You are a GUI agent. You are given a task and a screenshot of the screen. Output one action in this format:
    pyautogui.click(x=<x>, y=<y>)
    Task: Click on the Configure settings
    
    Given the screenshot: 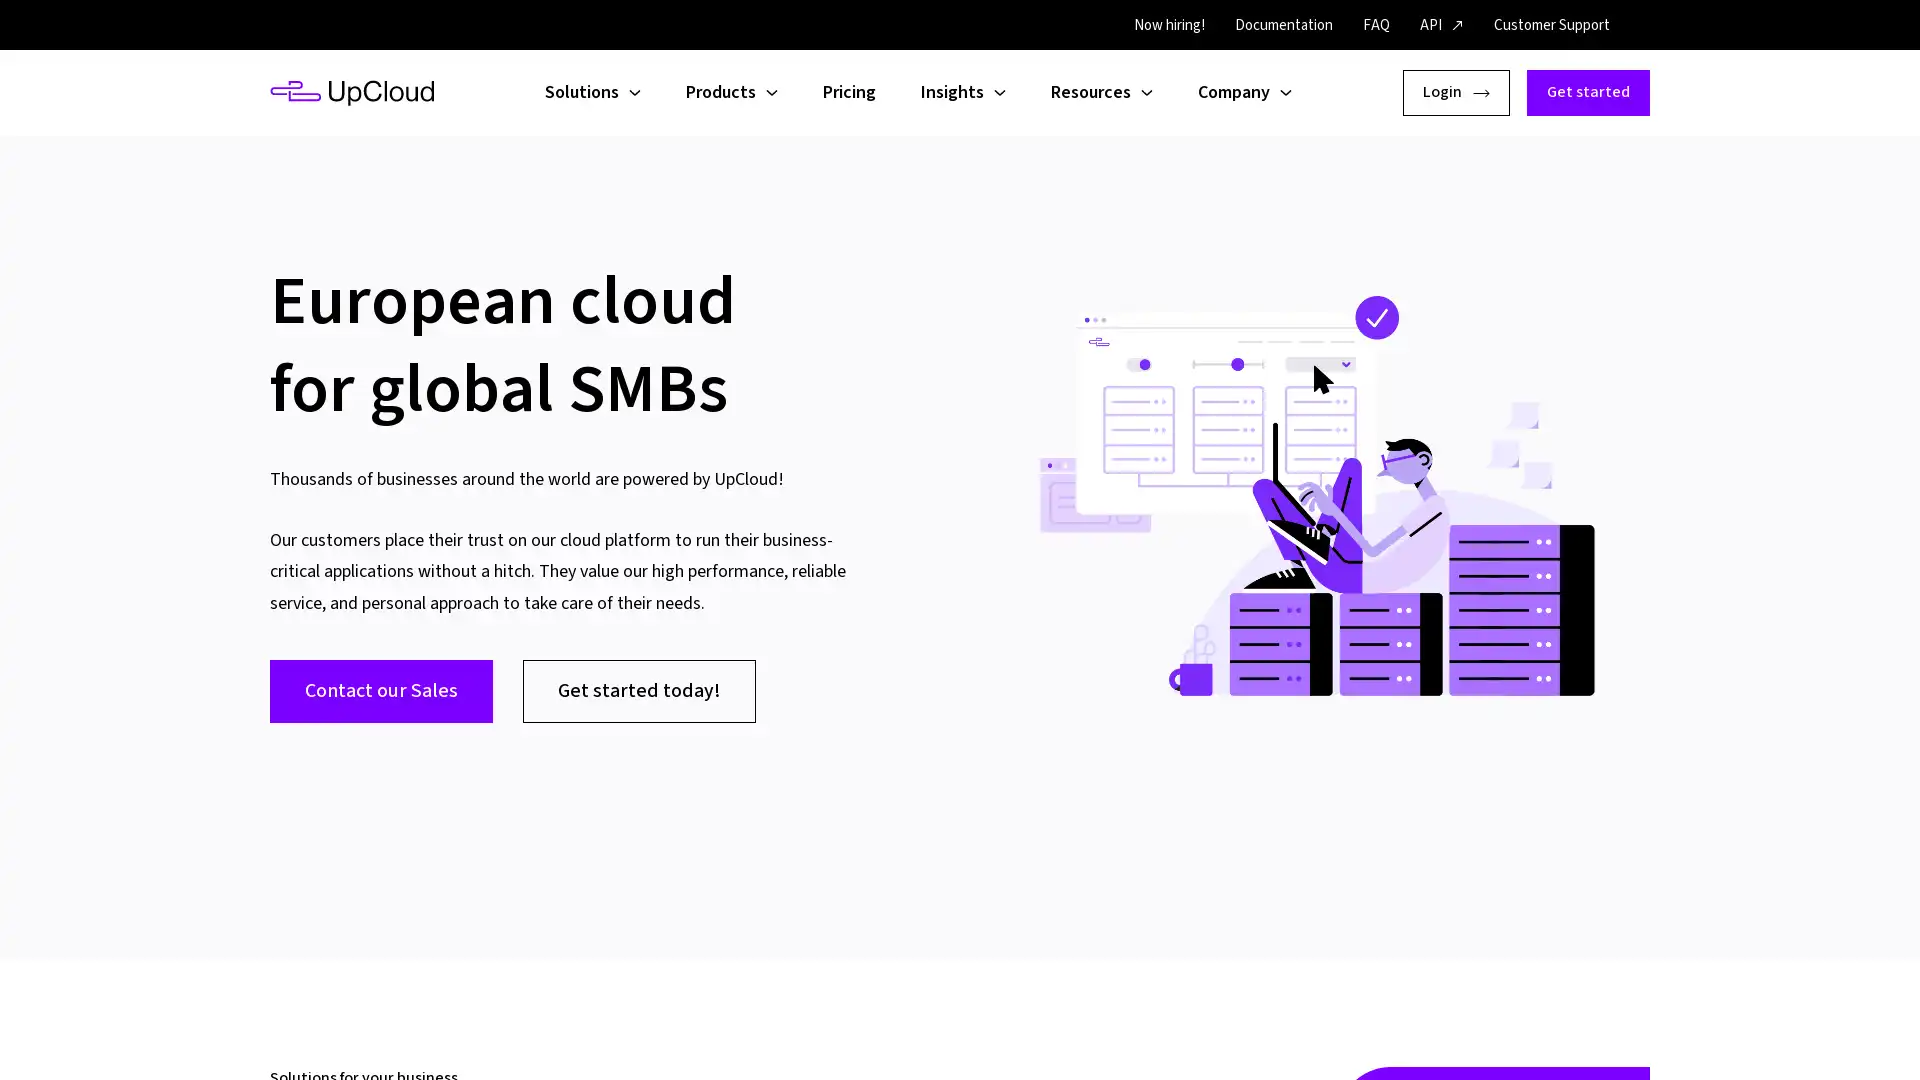 What is the action you would take?
    pyautogui.click(x=817, y=407)
    